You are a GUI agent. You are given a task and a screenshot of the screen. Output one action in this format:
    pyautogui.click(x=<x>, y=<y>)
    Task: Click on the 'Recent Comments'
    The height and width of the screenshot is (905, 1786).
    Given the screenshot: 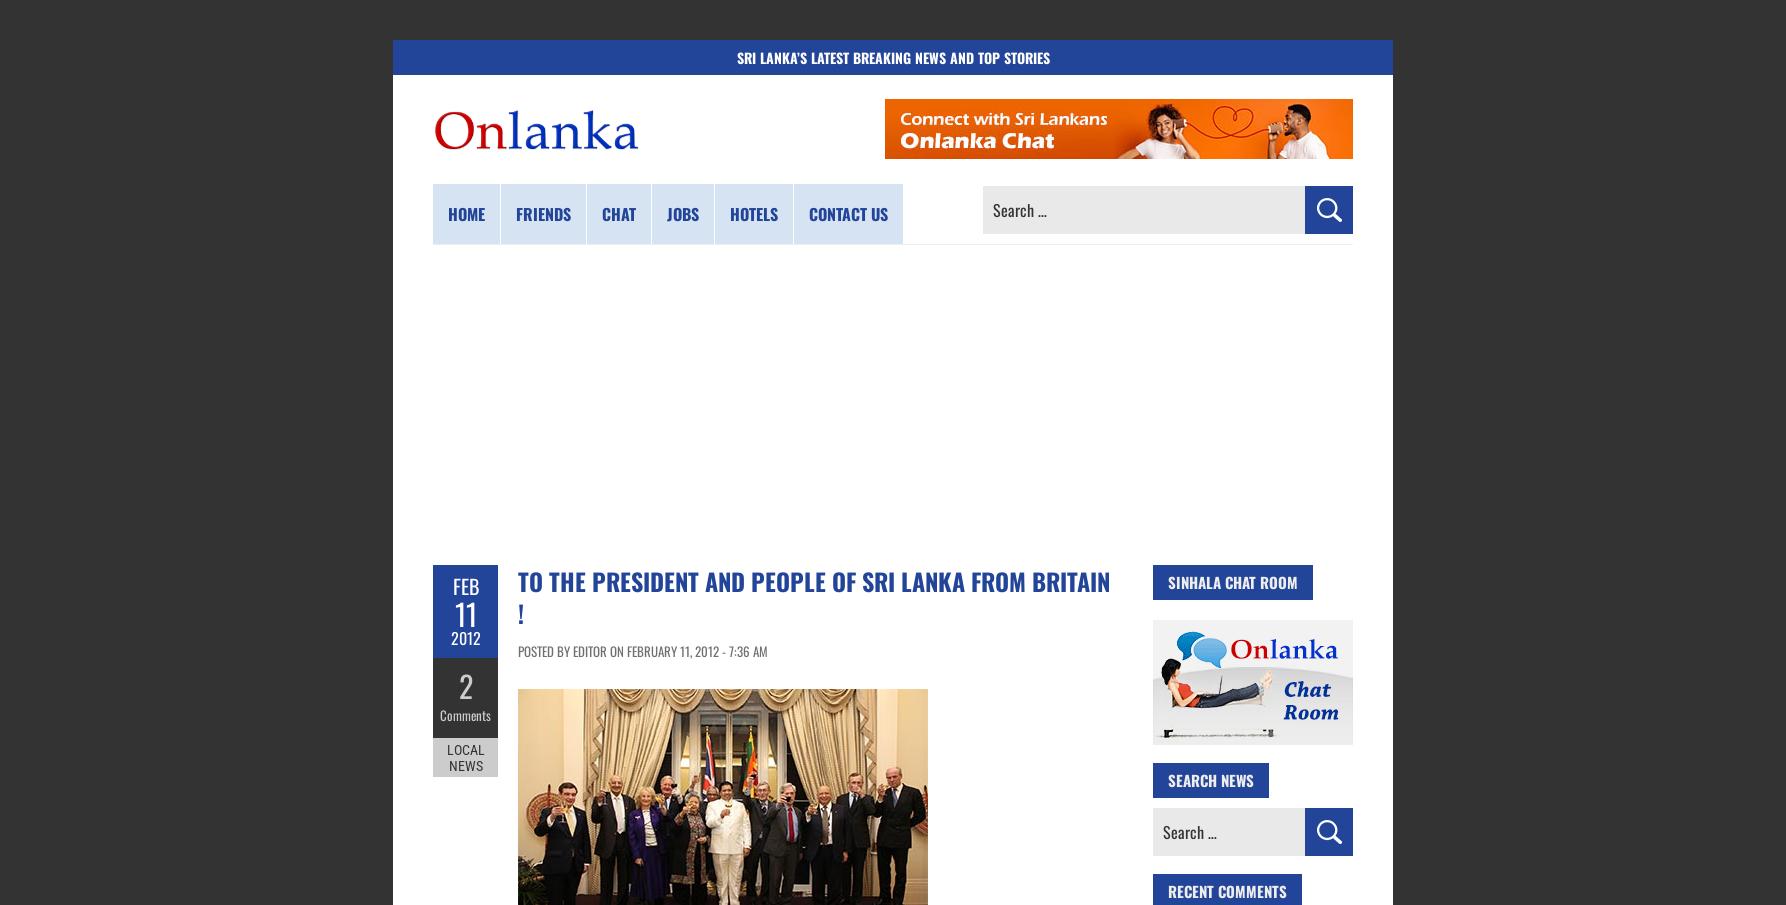 What is the action you would take?
    pyautogui.click(x=1227, y=890)
    